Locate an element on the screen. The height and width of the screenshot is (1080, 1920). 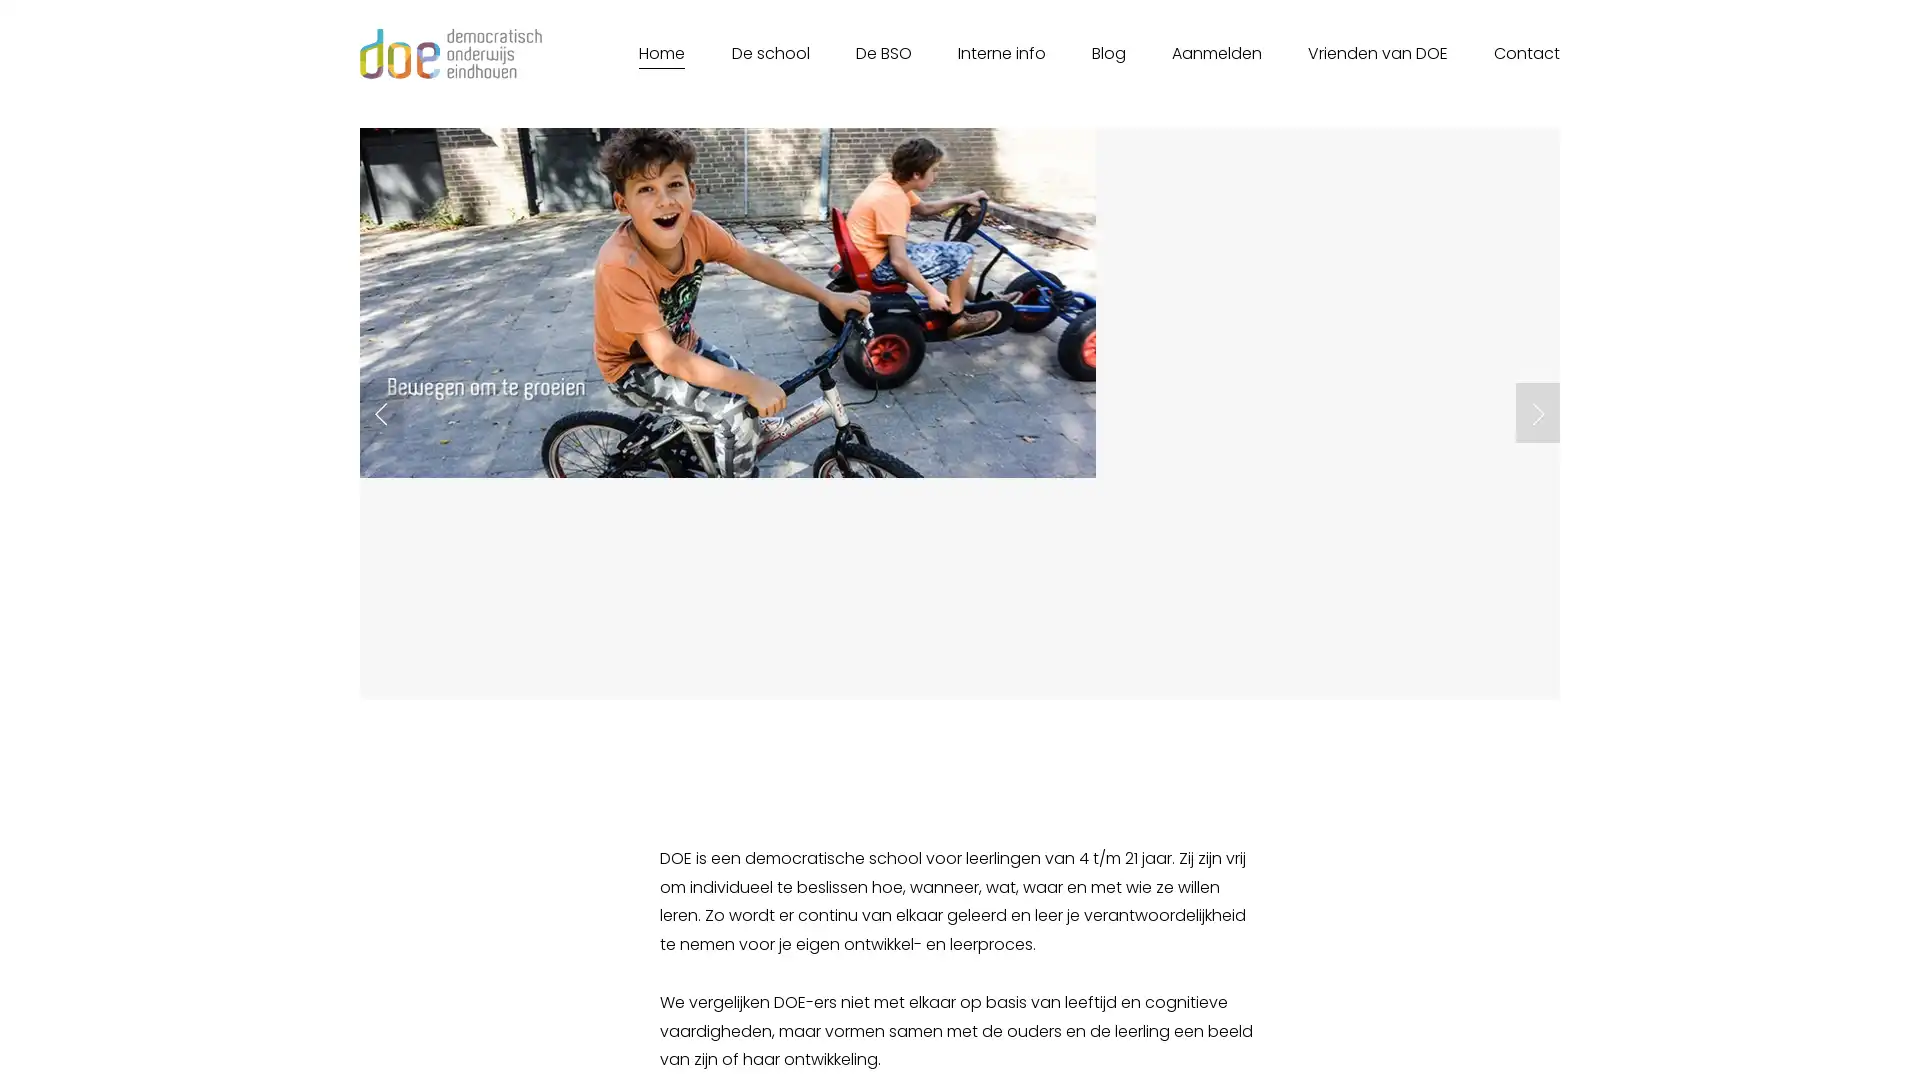
Vorige dia is located at coordinates (382, 411).